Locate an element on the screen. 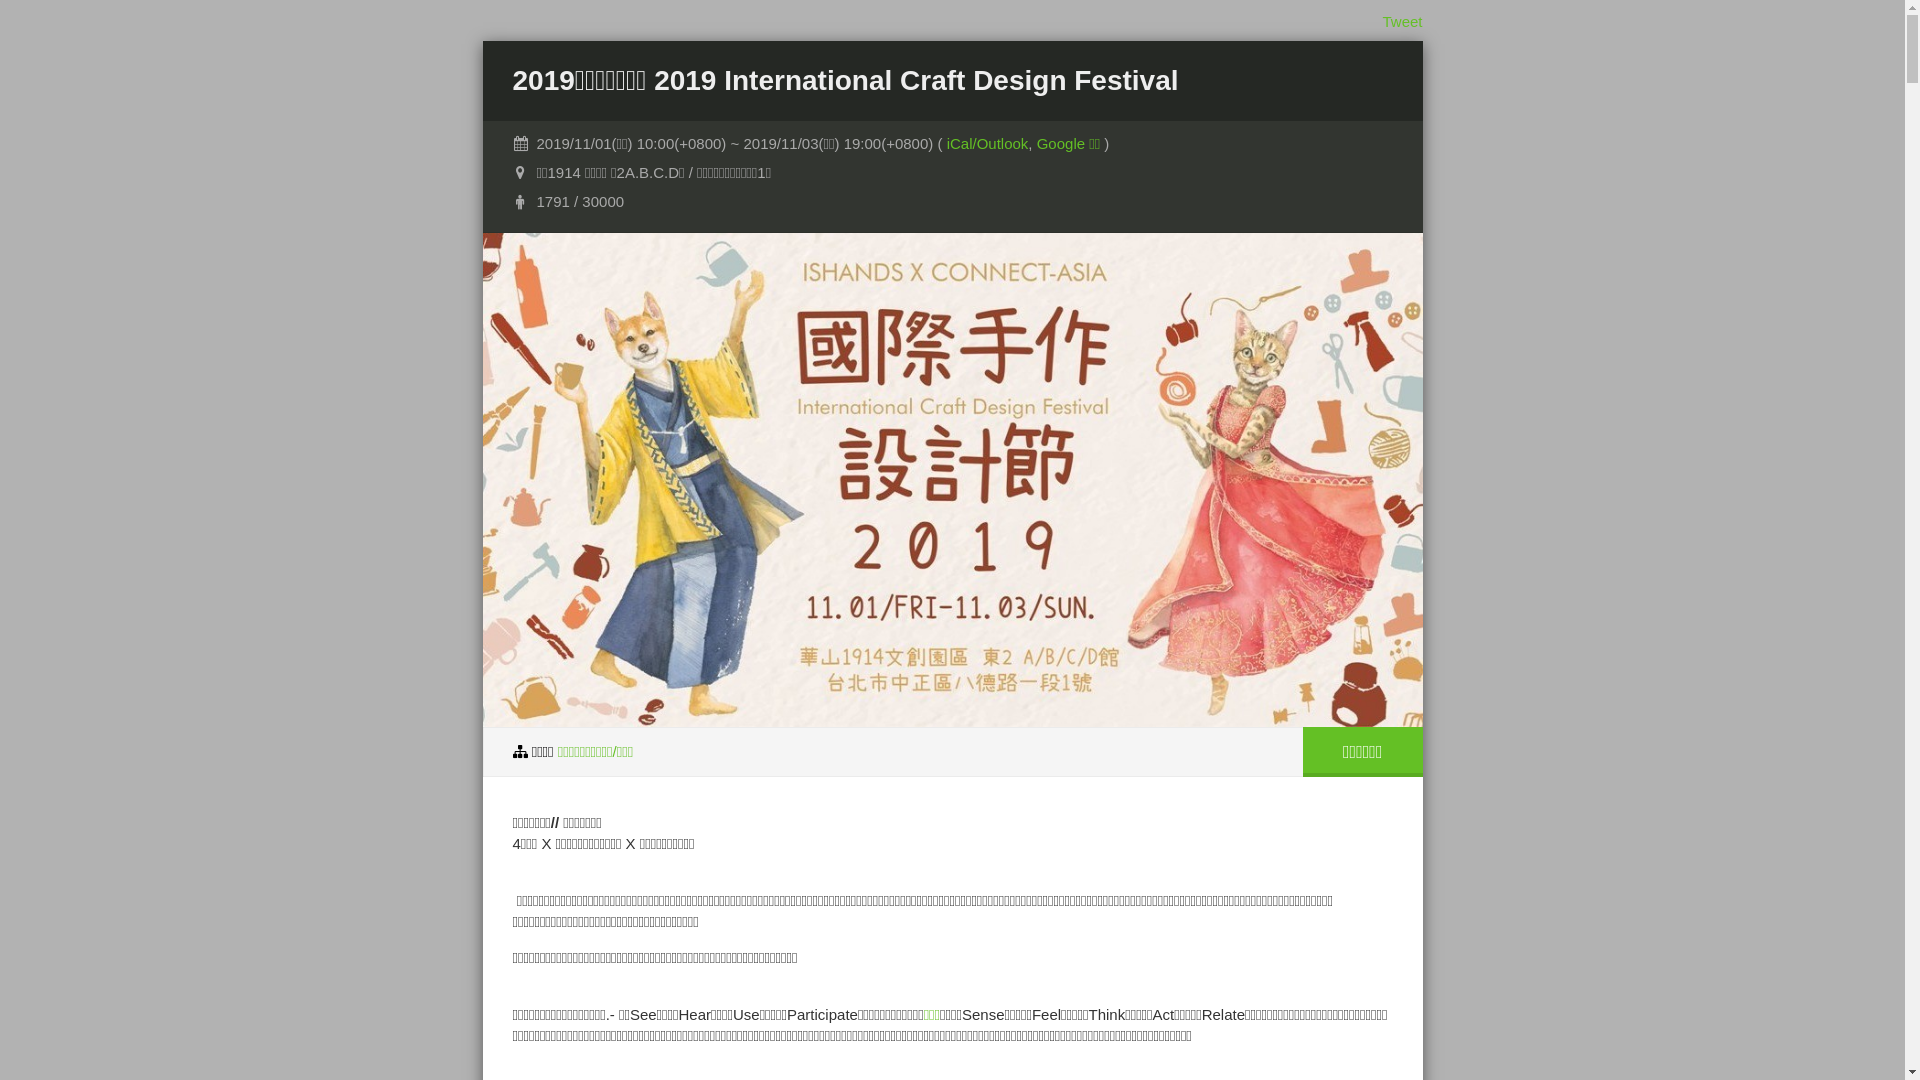 This screenshot has width=1920, height=1080. 'Tweet' is located at coordinates (1381, 21).